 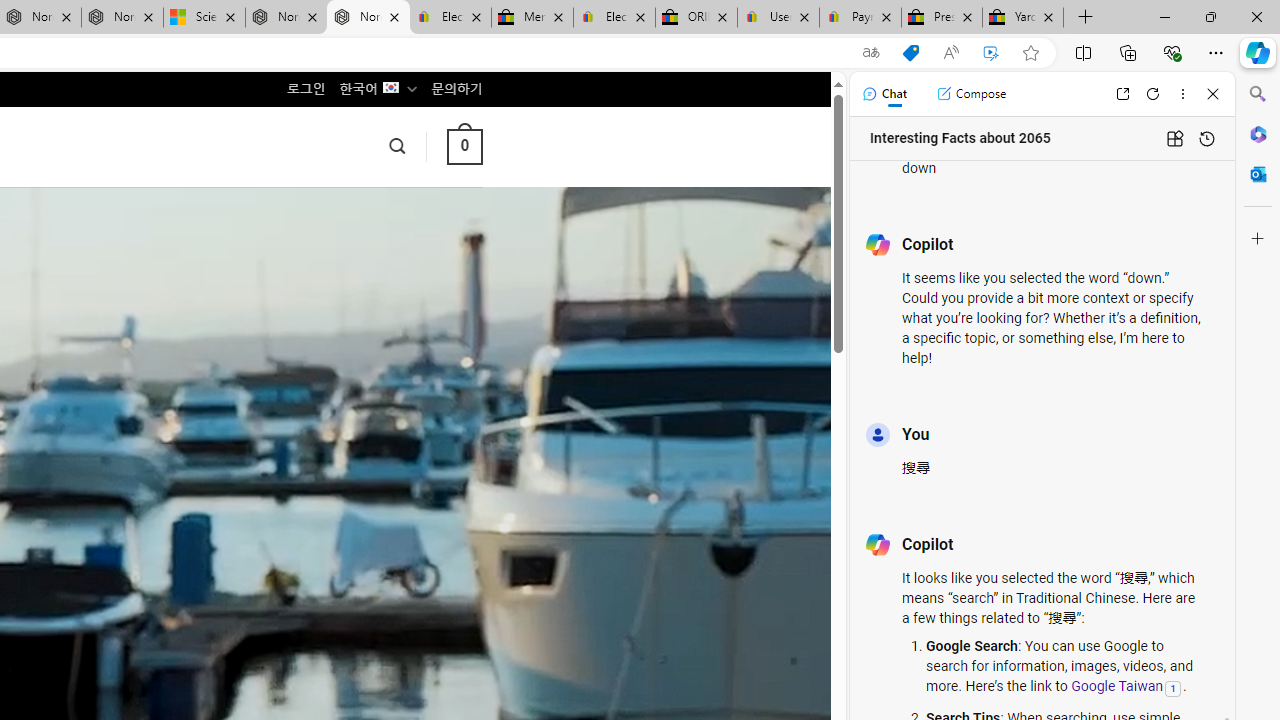 I want to click on 'Outlook', so click(x=1257, y=173).